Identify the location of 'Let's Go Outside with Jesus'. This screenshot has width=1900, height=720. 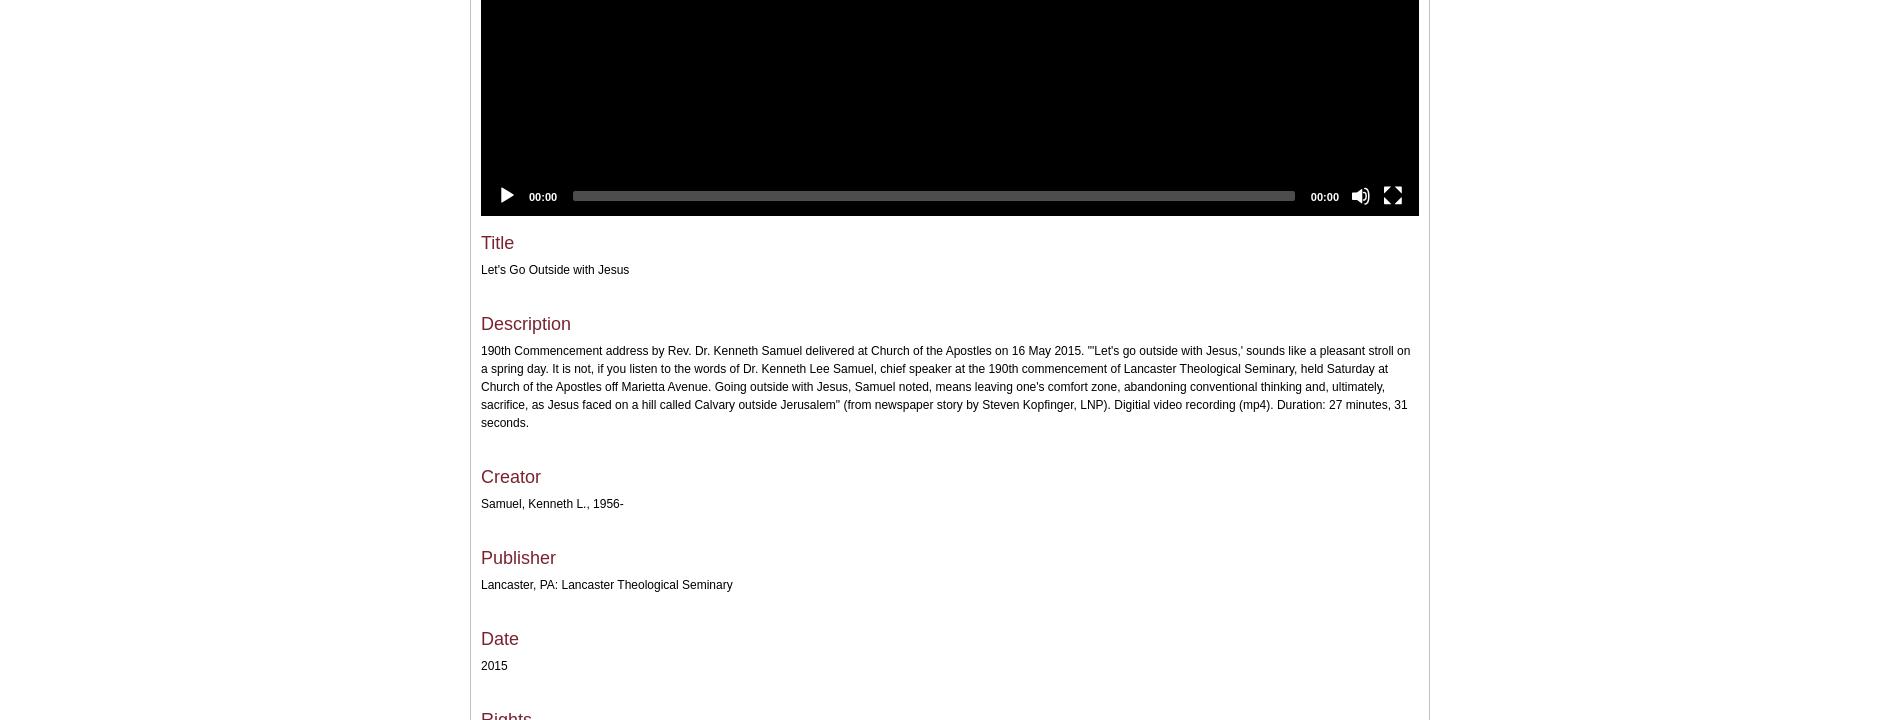
(554, 270).